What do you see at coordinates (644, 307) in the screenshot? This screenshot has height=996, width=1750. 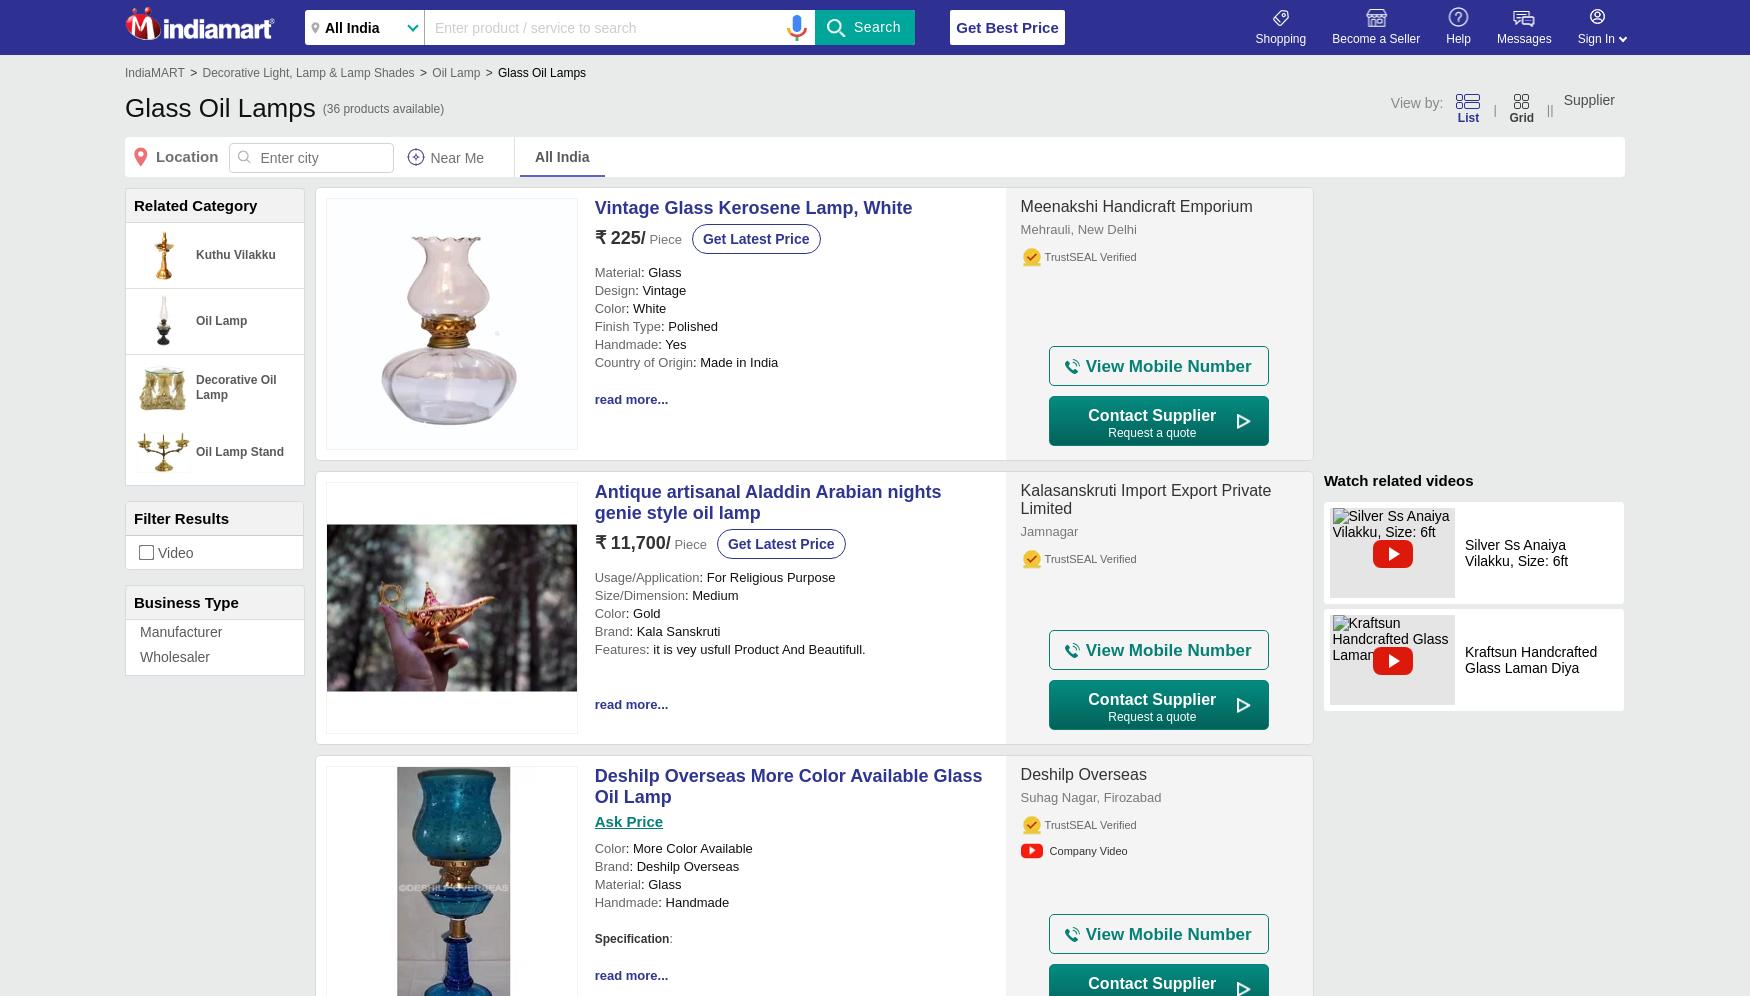 I see `':  White'` at bounding box center [644, 307].